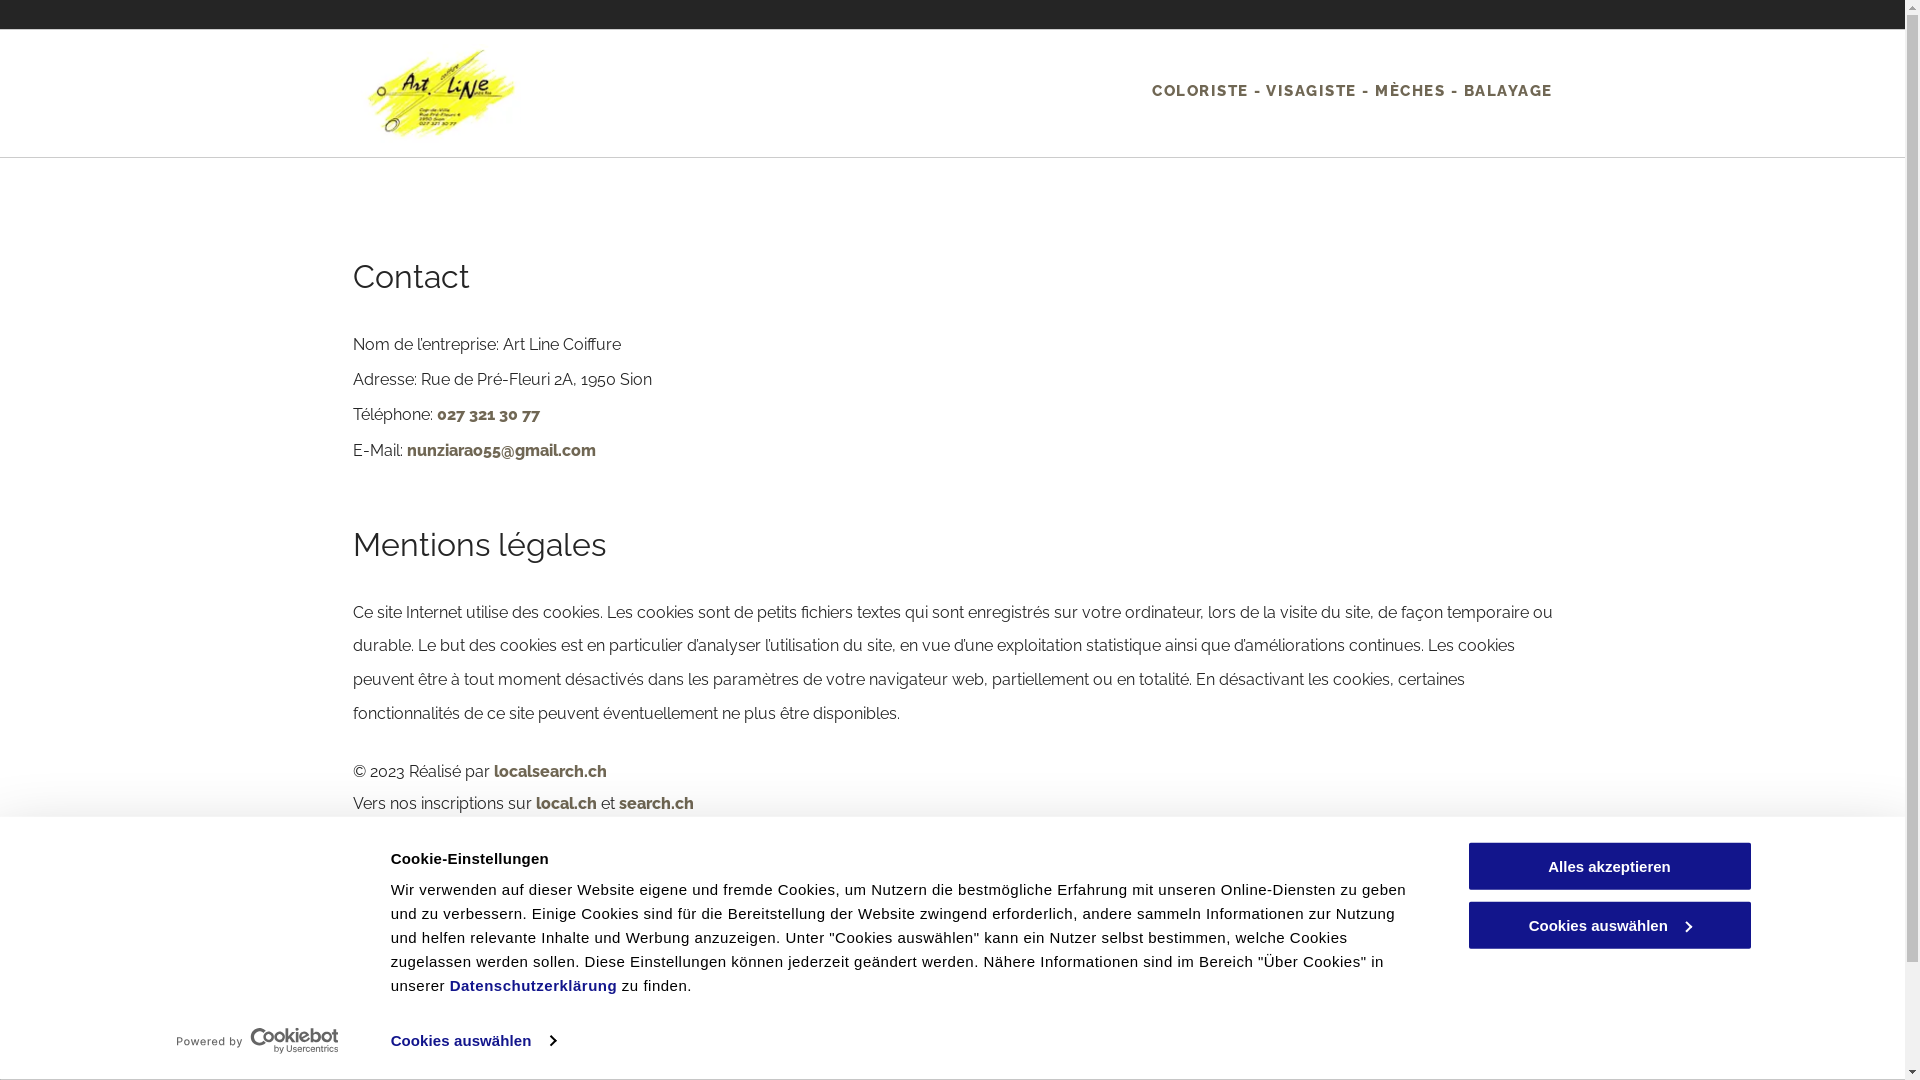 The image size is (1920, 1080). I want to click on '027 321 30 77', so click(487, 413).